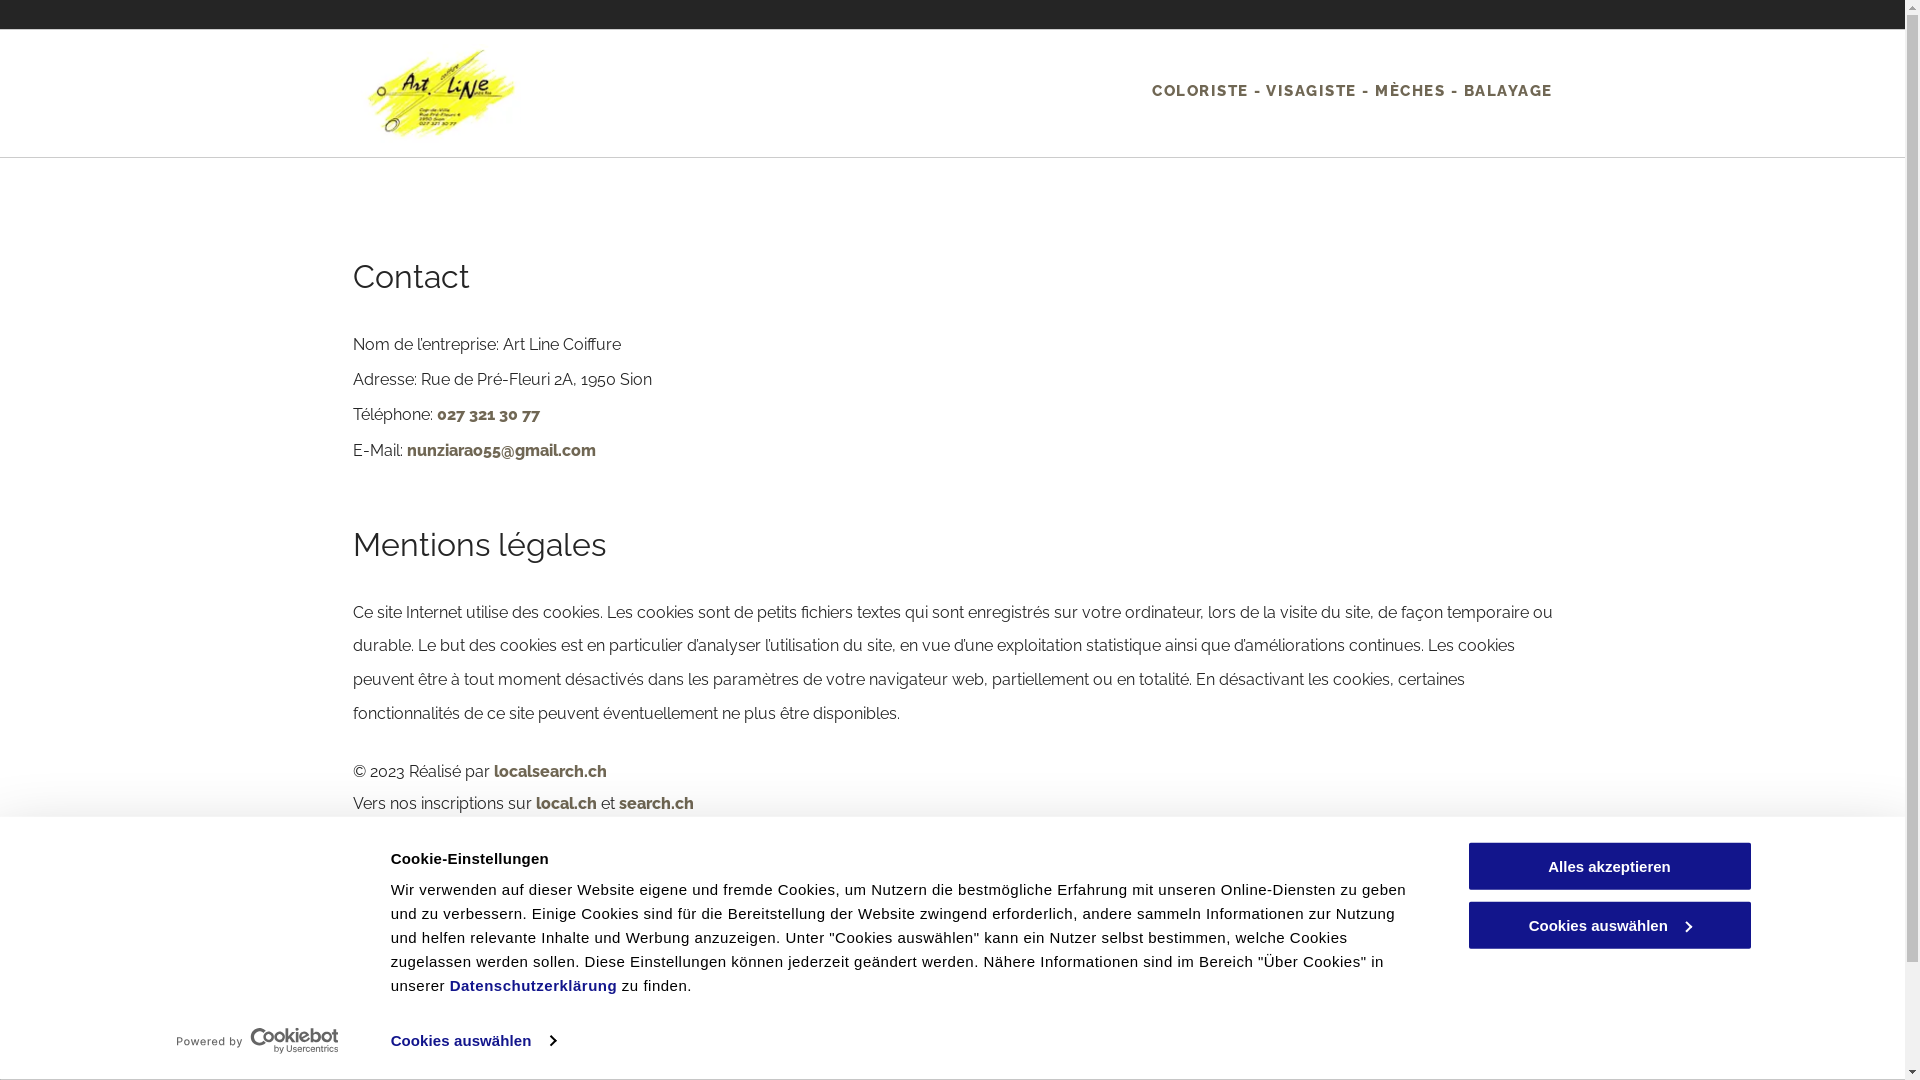 The image size is (1920, 1080). I want to click on '027 321 30 77', so click(487, 413).